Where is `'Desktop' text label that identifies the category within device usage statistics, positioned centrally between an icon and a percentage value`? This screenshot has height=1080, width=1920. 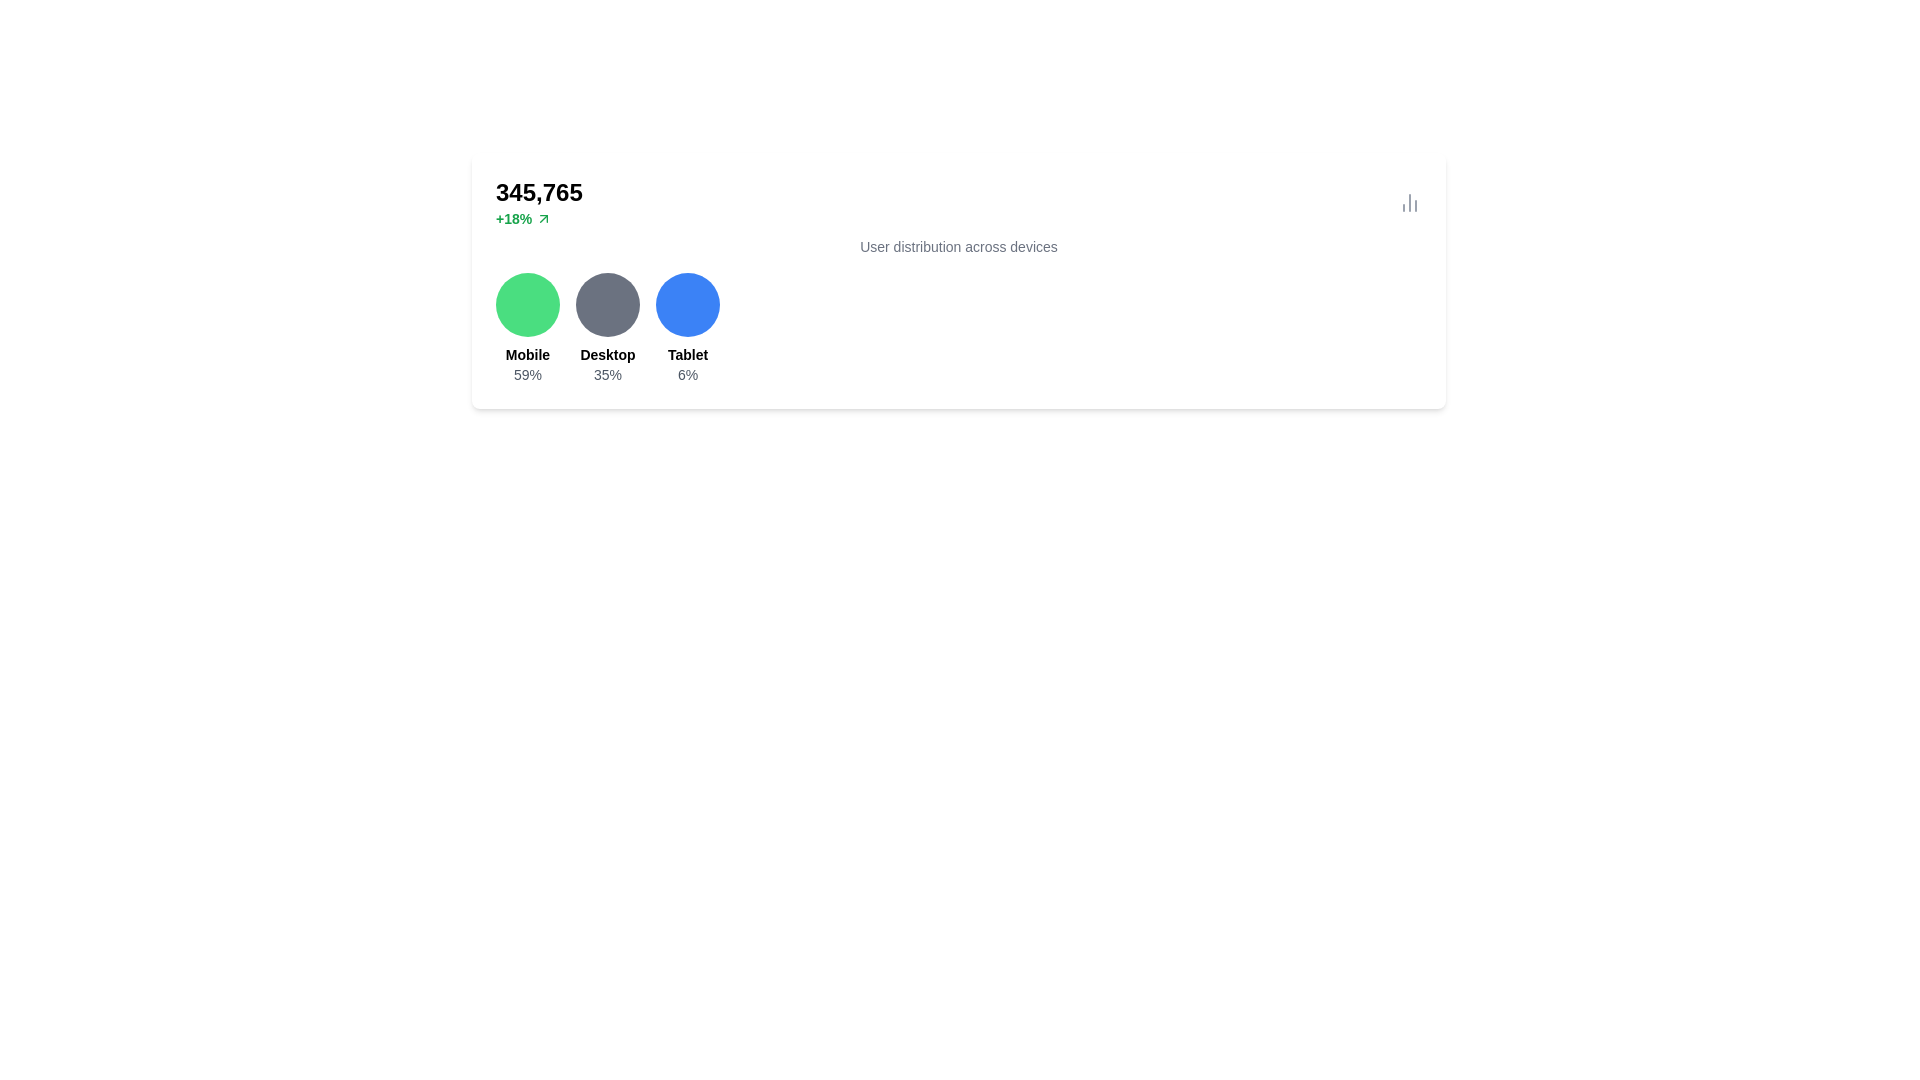
'Desktop' text label that identifies the category within device usage statistics, positioned centrally between an icon and a percentage value is located at coordinates (607, 353).